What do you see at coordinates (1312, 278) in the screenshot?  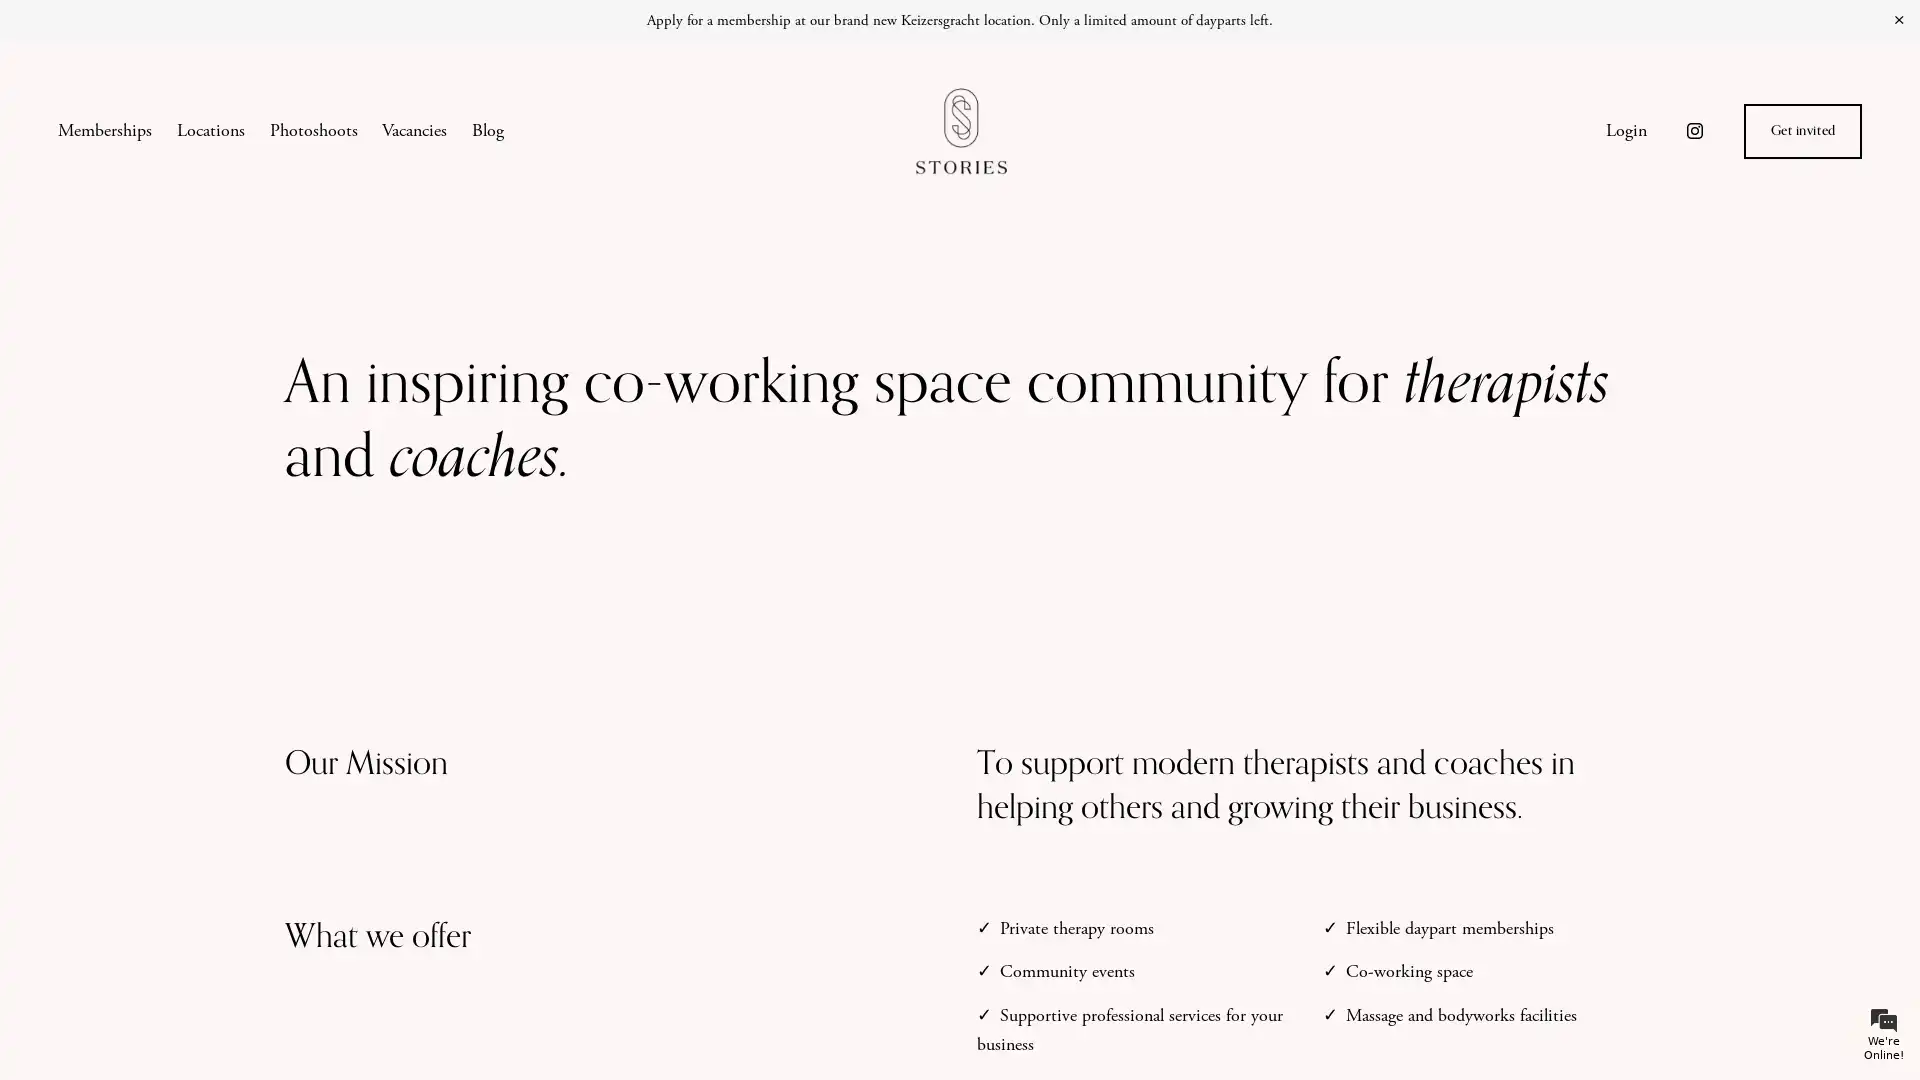 I see `Close` at bounding box center [1312, 278].